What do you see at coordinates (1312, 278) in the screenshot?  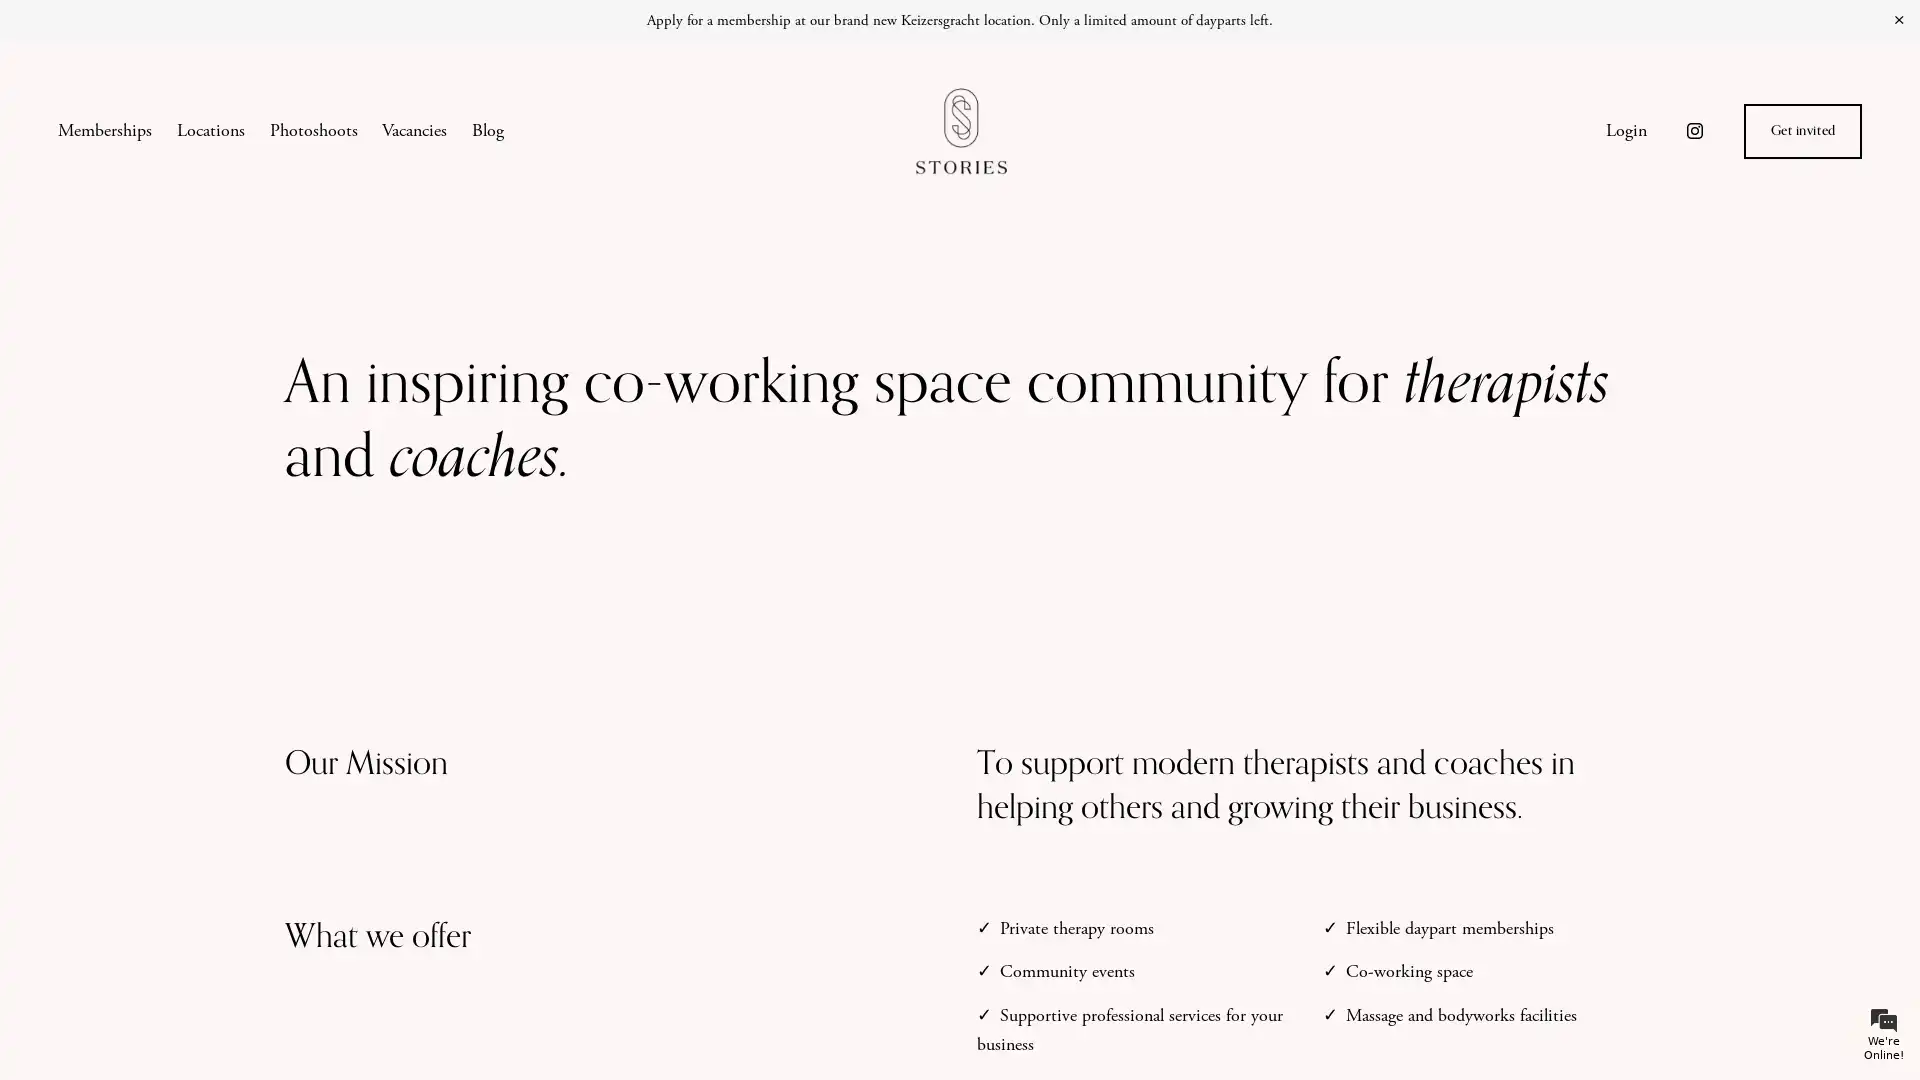 I see `Close` at bounding box center [1312, 278].